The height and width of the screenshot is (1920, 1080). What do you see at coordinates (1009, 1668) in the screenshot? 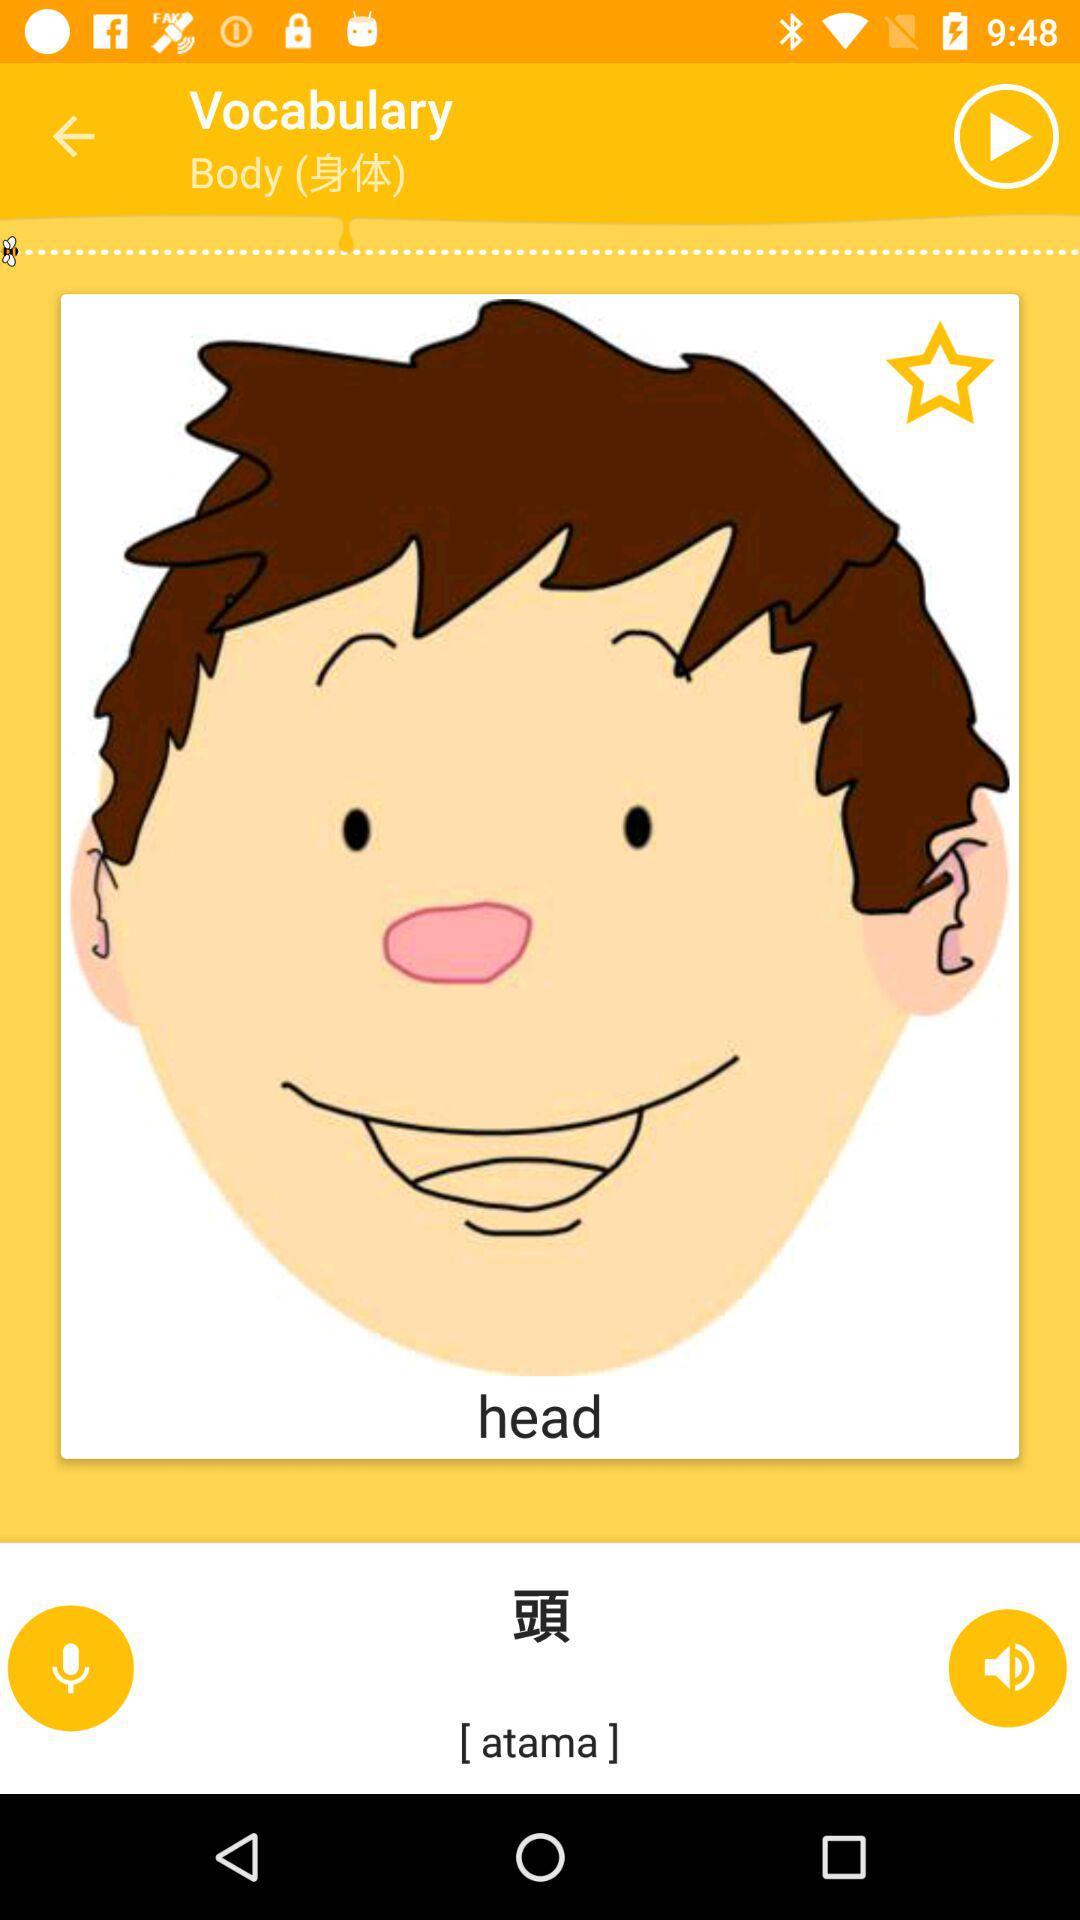
I see `the volume icon` at bounding box center [1009, 1668].